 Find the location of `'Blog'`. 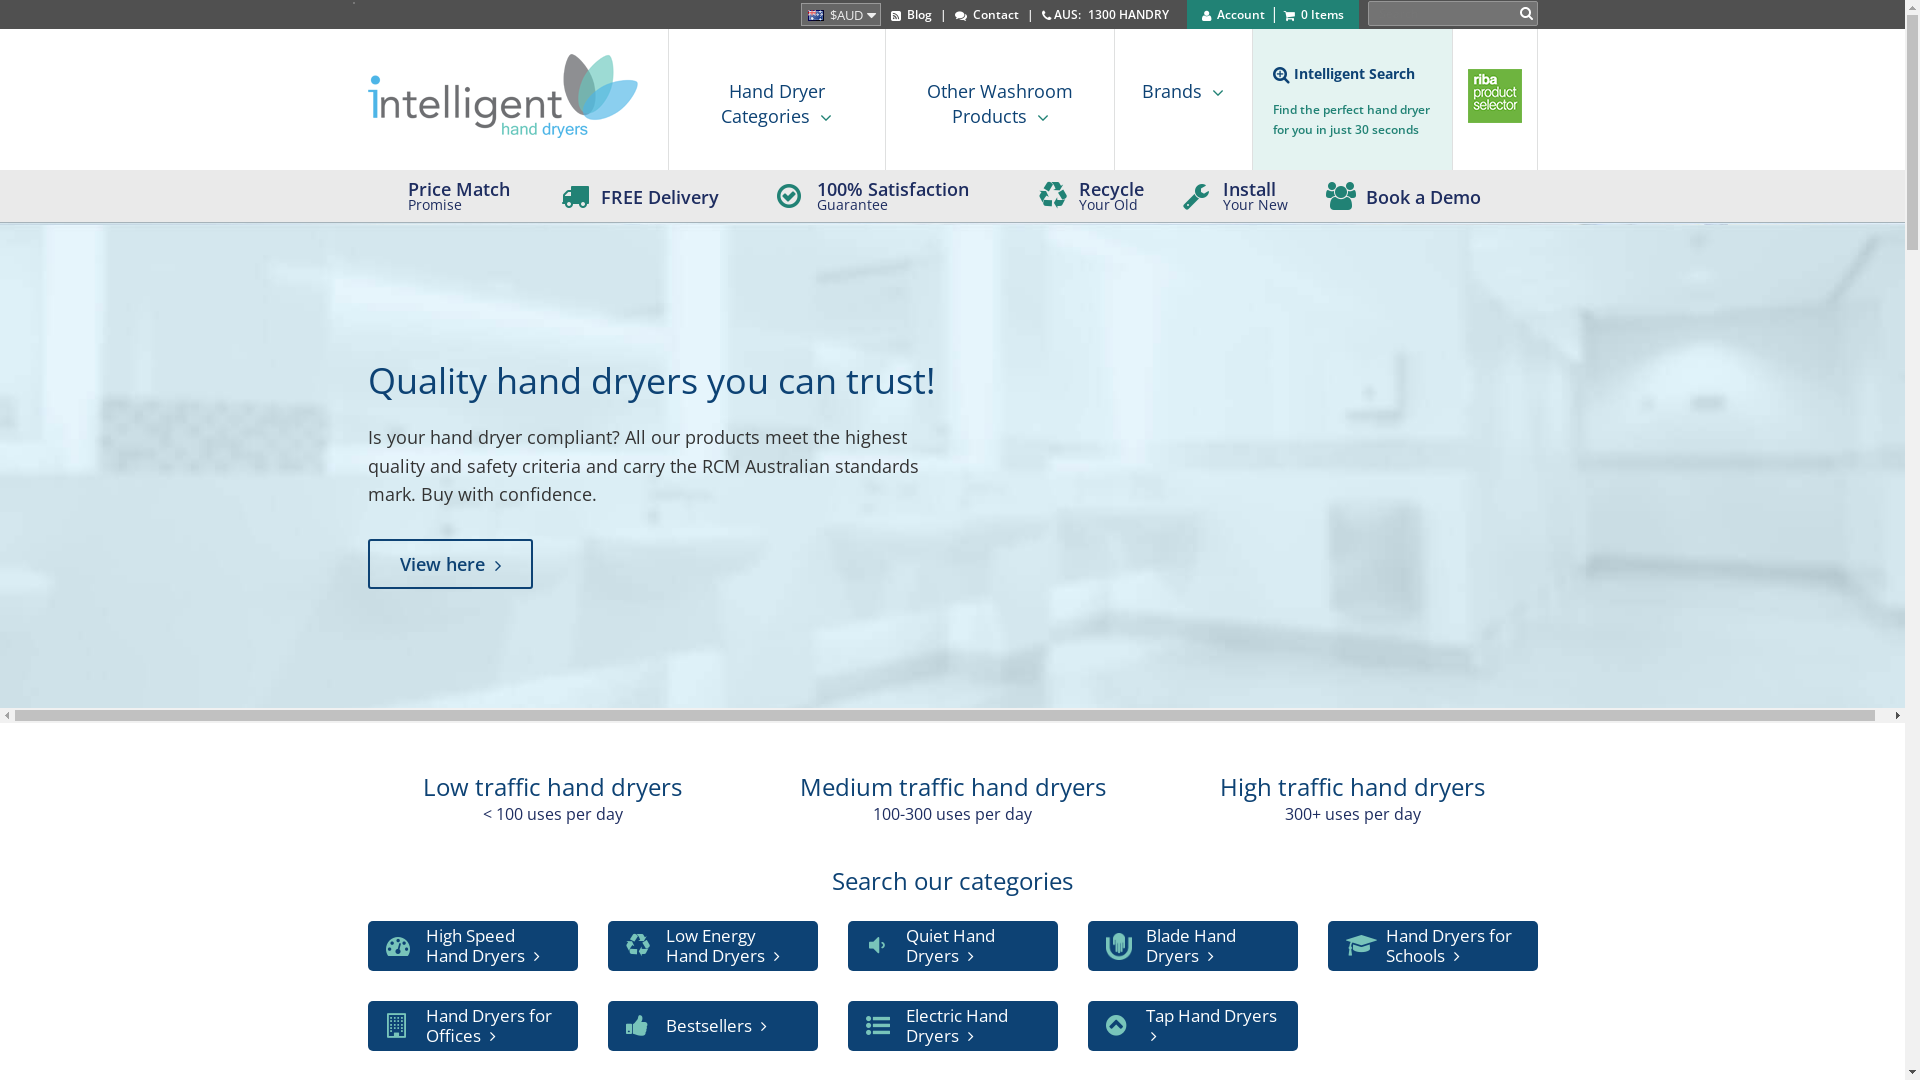

'Blog' is located at coordinates (909, 14).